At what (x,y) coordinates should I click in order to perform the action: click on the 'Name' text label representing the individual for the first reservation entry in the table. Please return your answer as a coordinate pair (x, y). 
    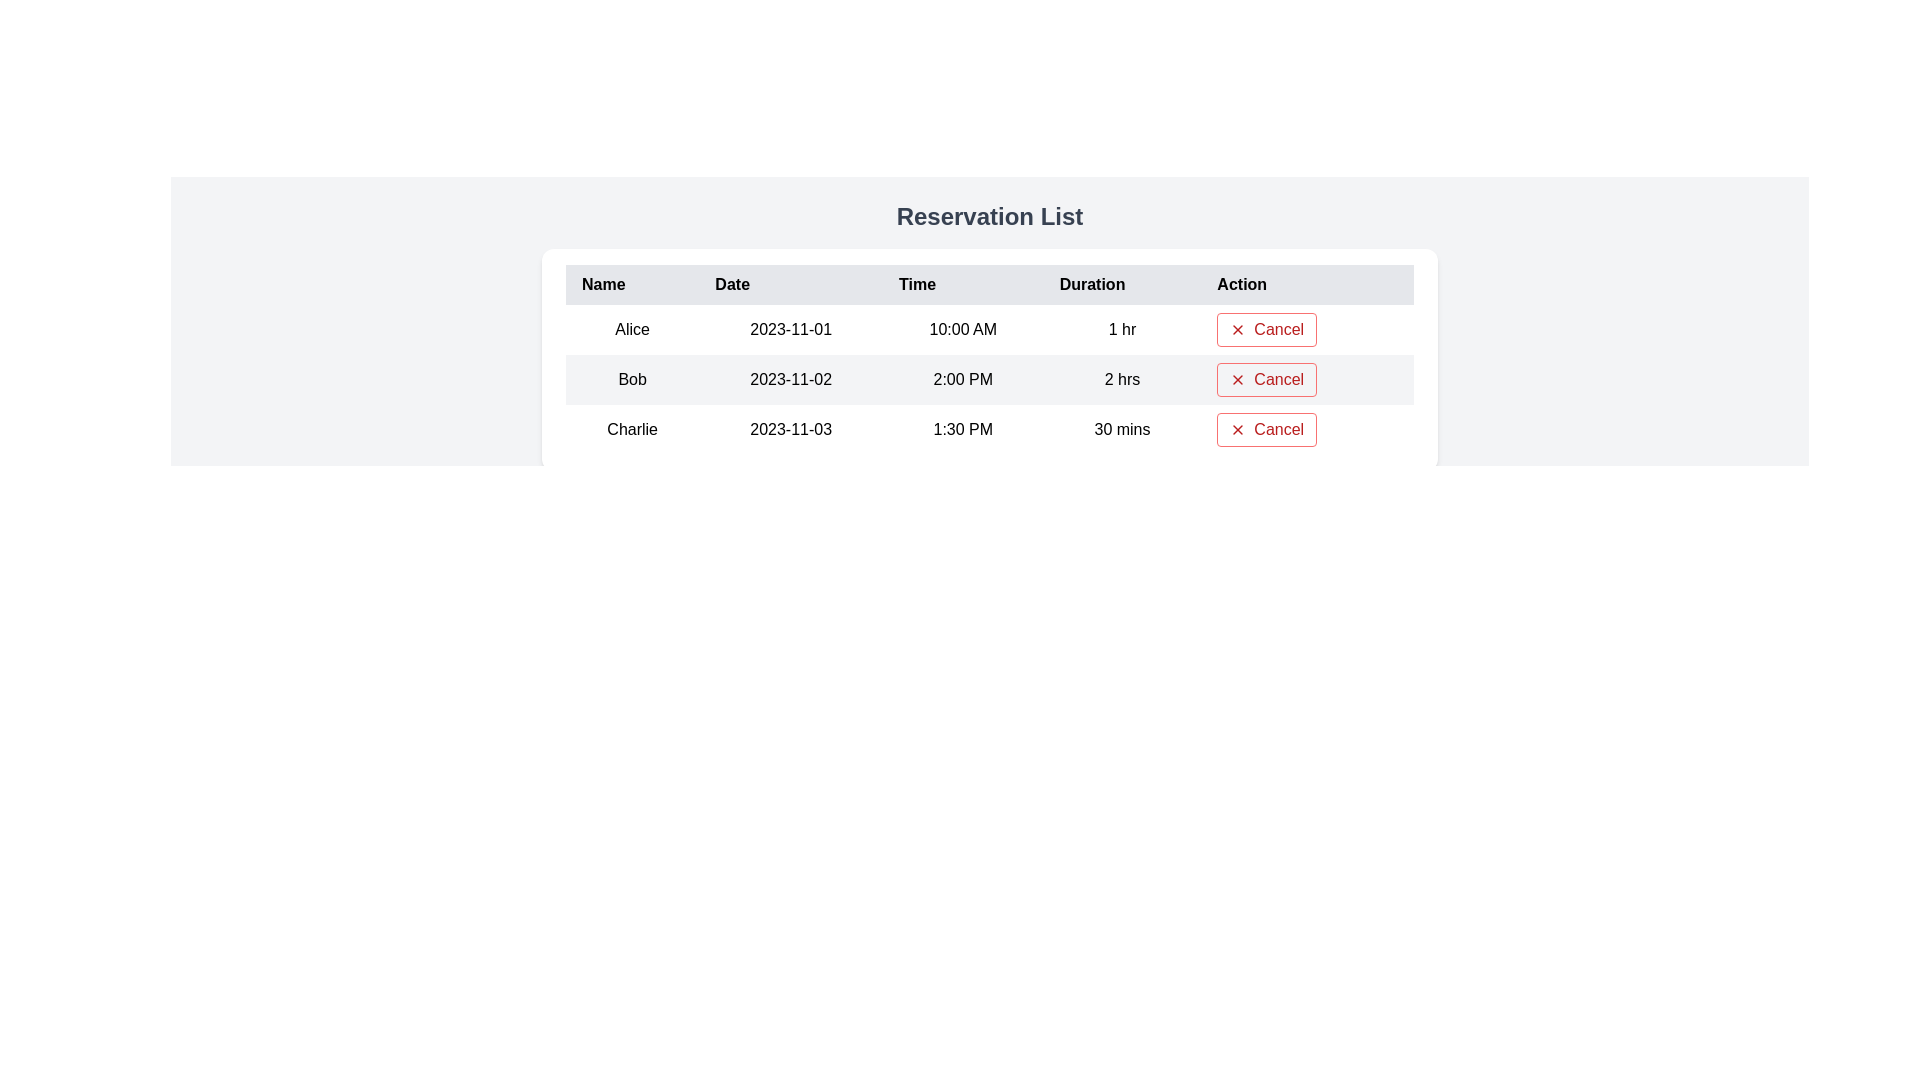
    Looking at the image, I should click on (631, 329).